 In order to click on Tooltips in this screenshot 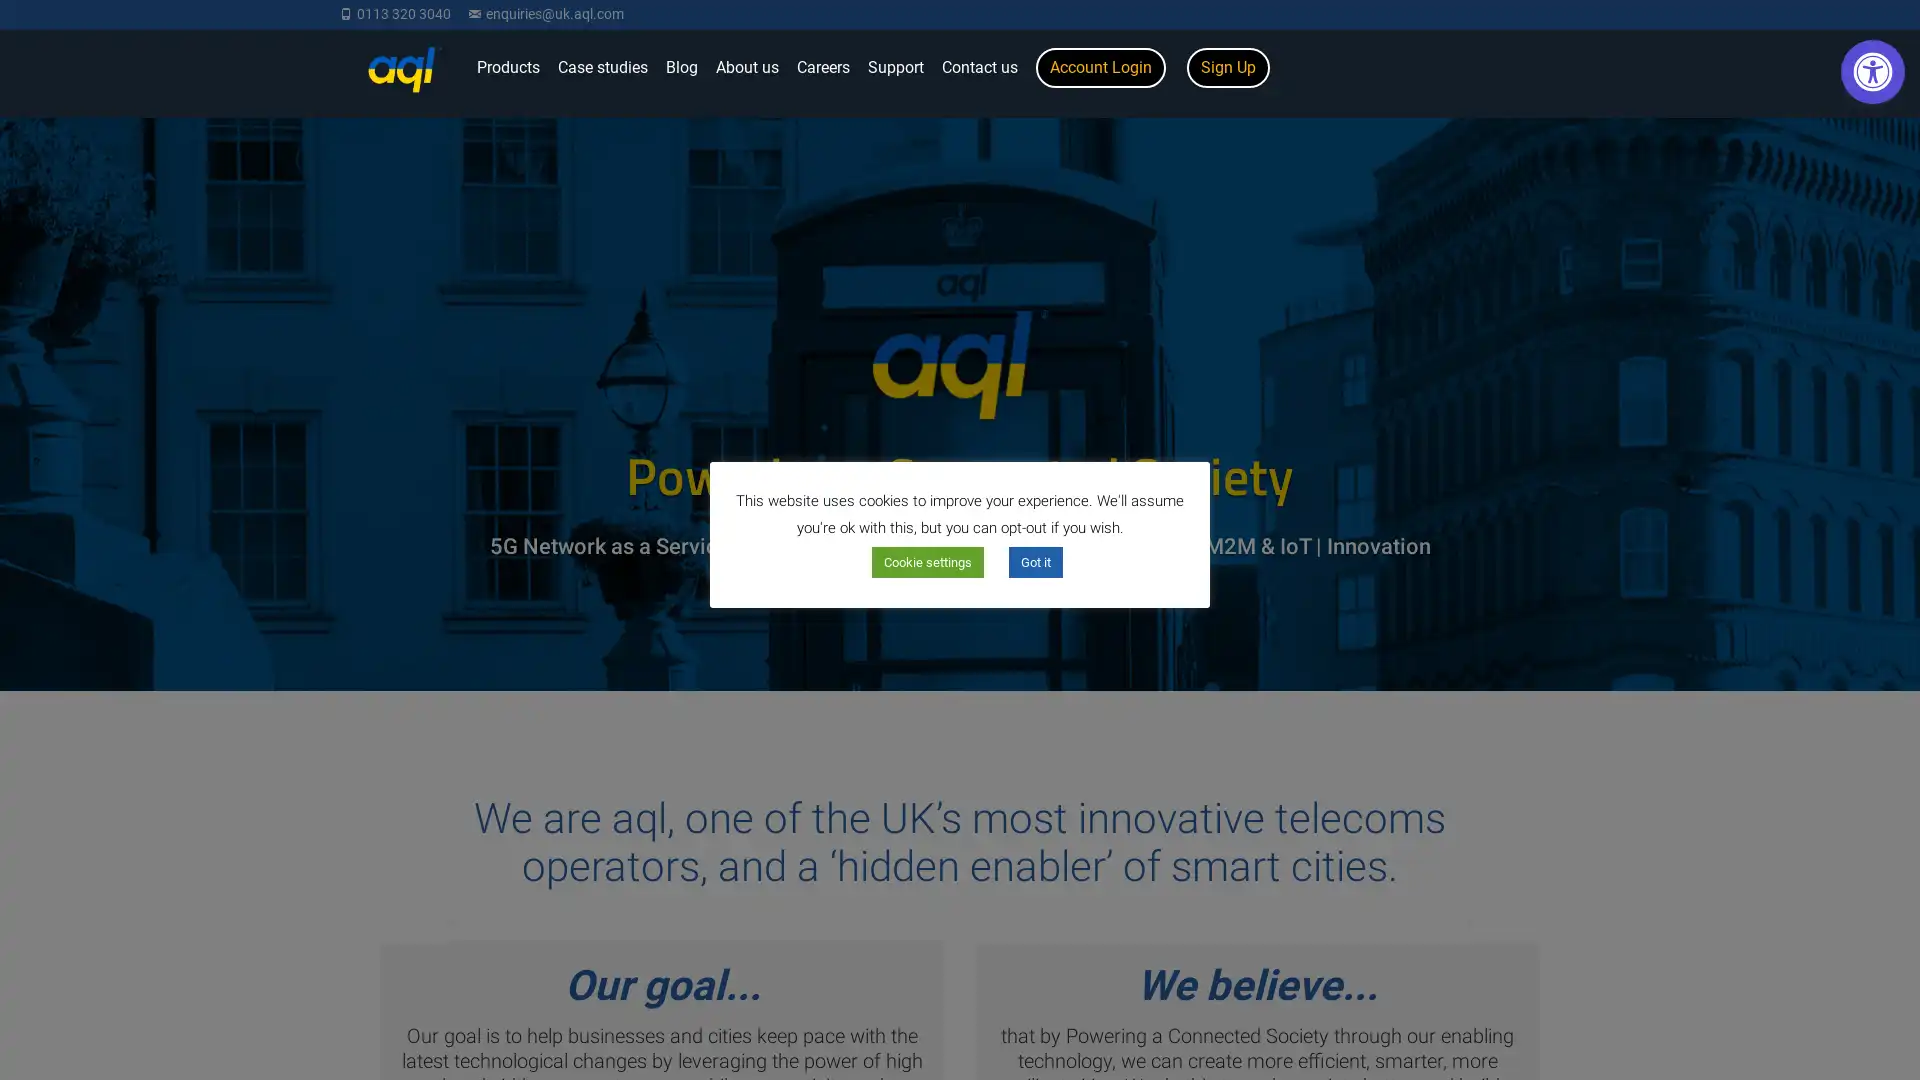, I will do `click(1595, 466)`.